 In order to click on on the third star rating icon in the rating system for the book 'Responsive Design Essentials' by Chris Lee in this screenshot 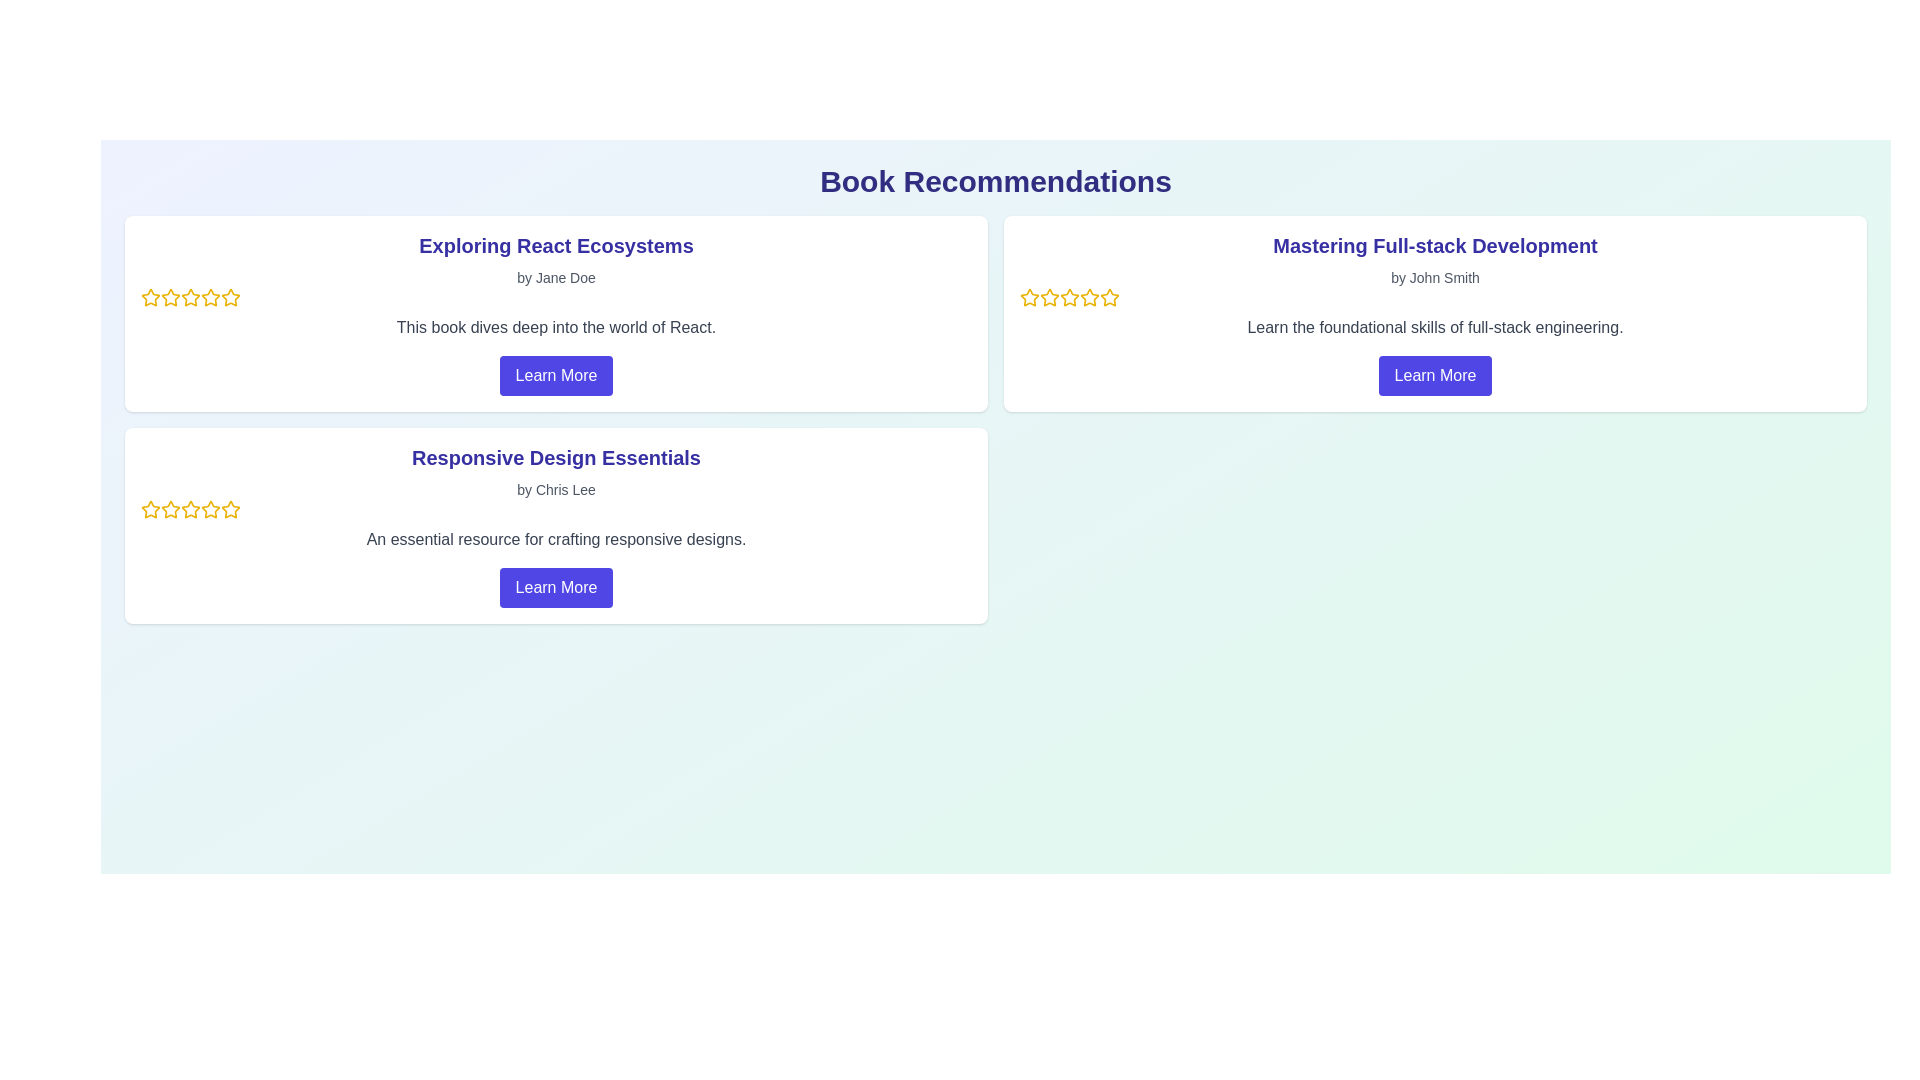, I will do `click(171, 508)`.